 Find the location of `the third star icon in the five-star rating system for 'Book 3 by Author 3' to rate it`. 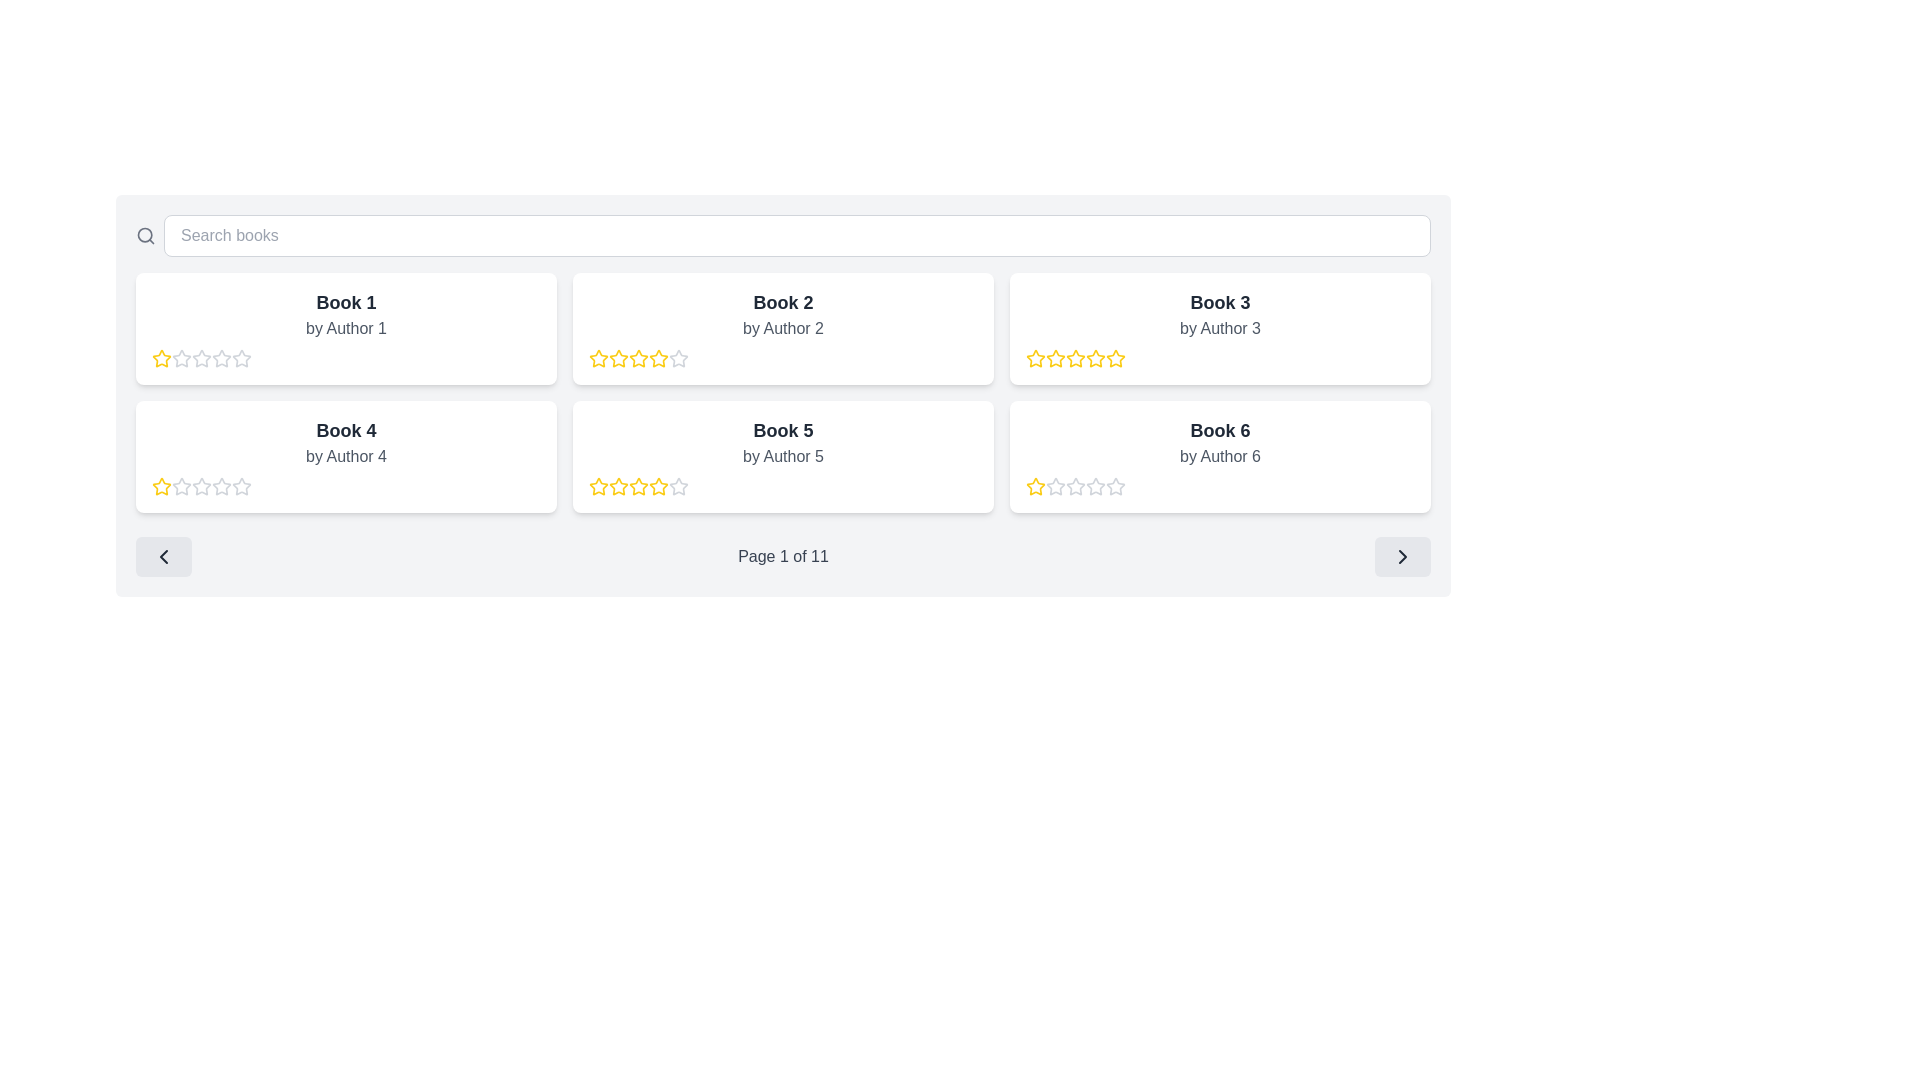

the third star icon in the five-star rating system for 'Book 3 by Author 3' to rate it is located at coordinates (1115, 357).